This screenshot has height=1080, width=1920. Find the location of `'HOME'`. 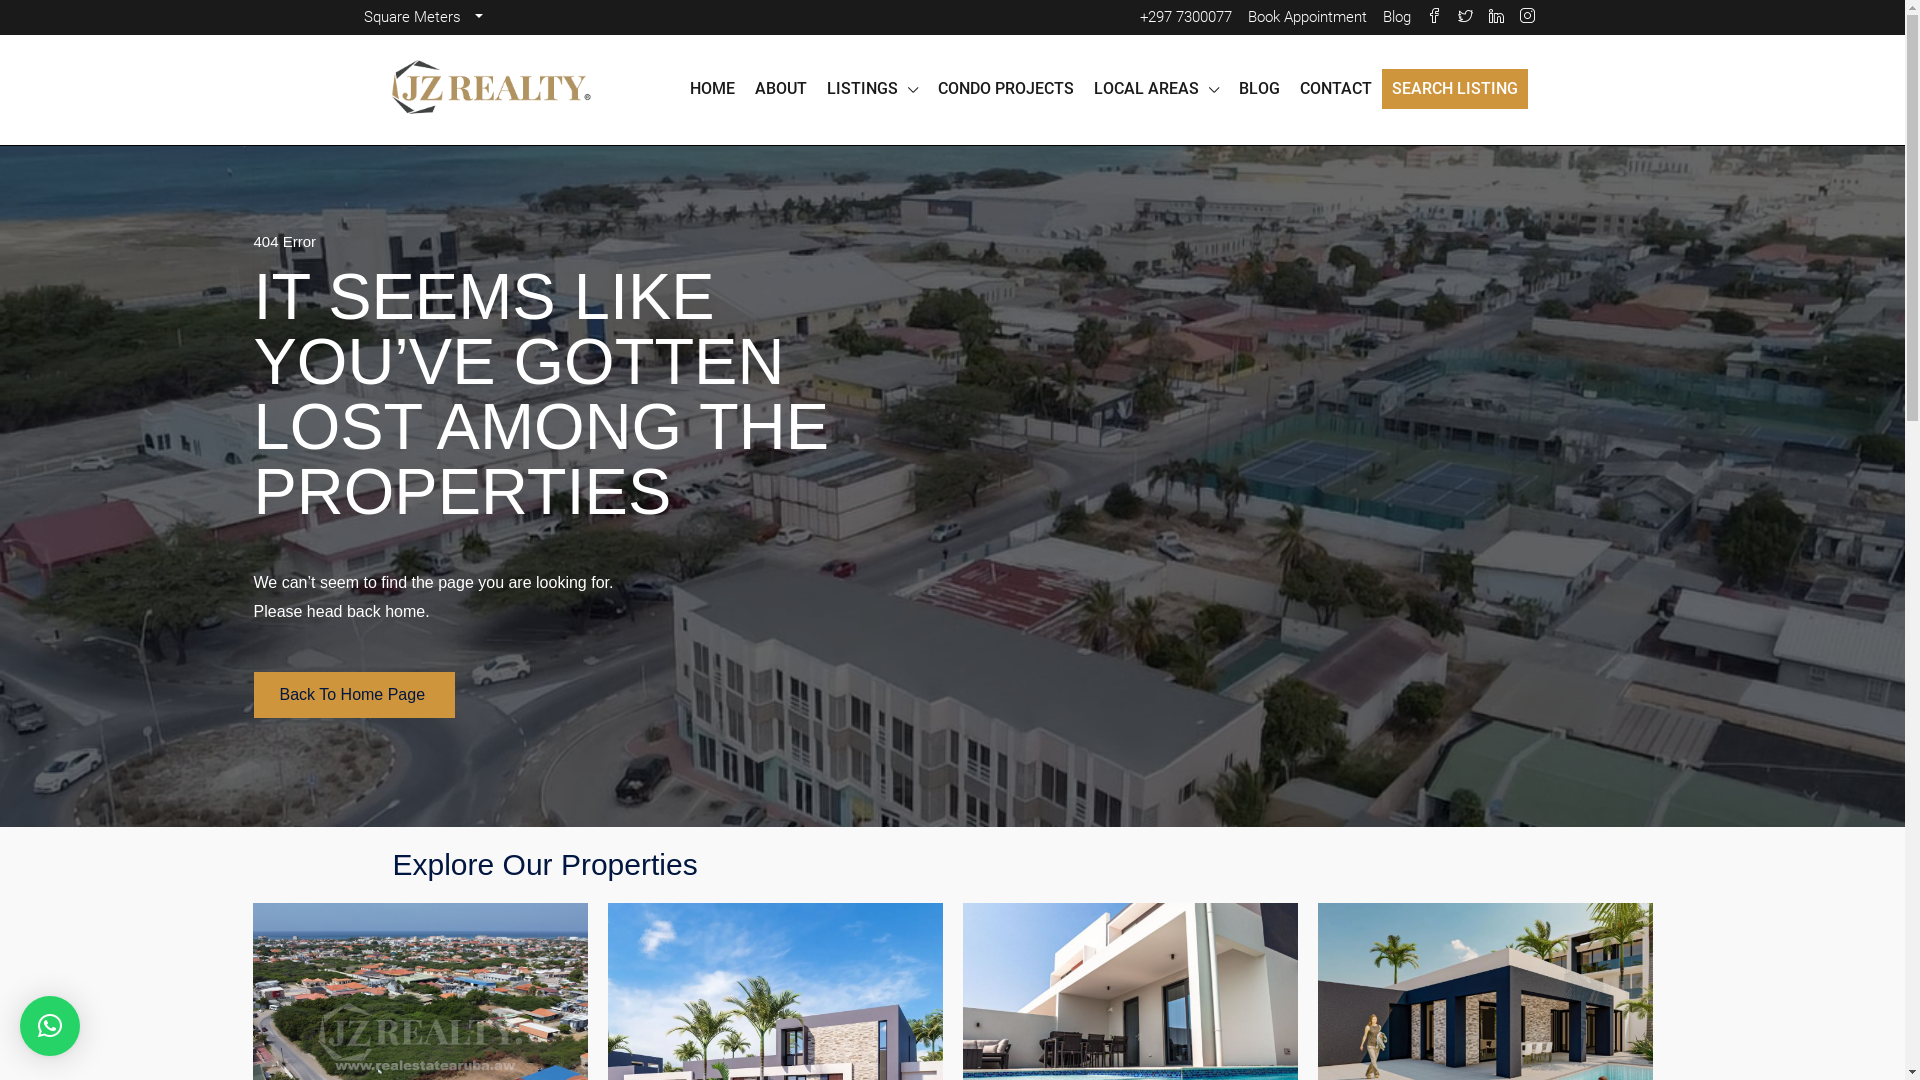

'HOME' is located at coordinates (712, 87).